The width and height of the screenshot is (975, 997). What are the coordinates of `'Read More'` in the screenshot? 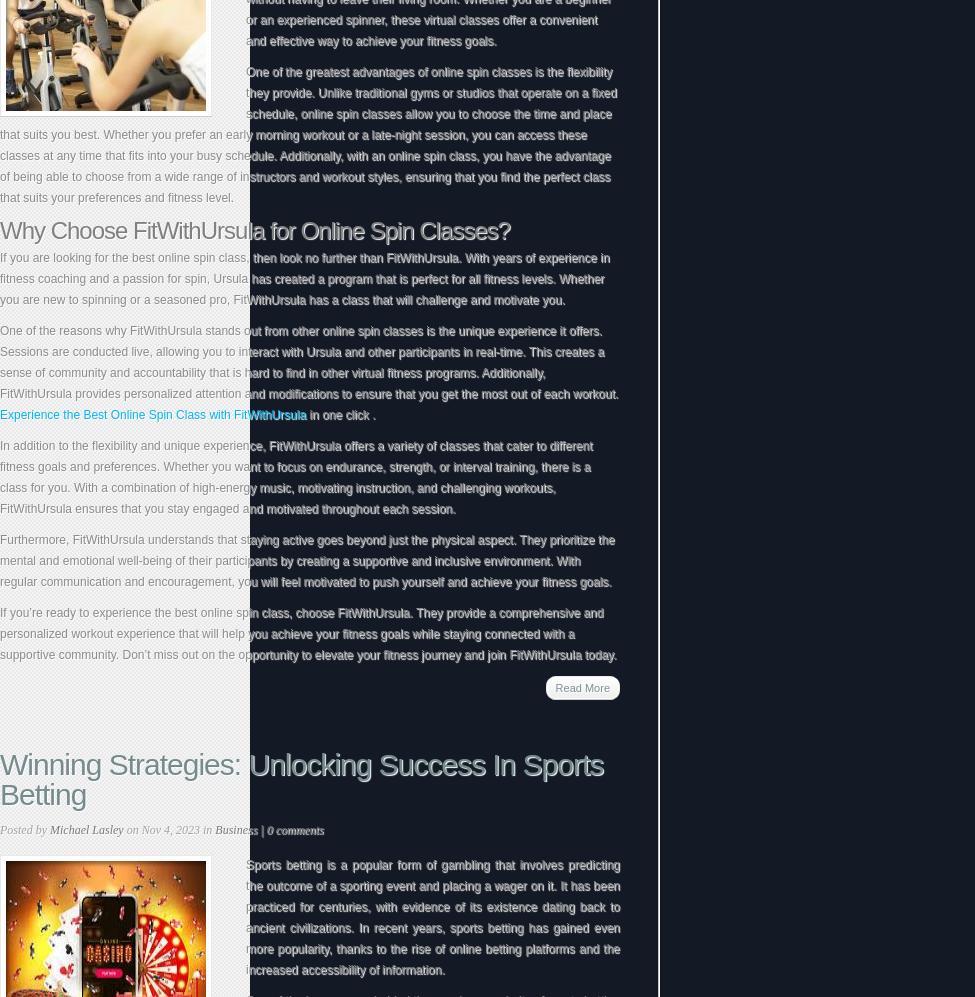 It's located at (581, 687).